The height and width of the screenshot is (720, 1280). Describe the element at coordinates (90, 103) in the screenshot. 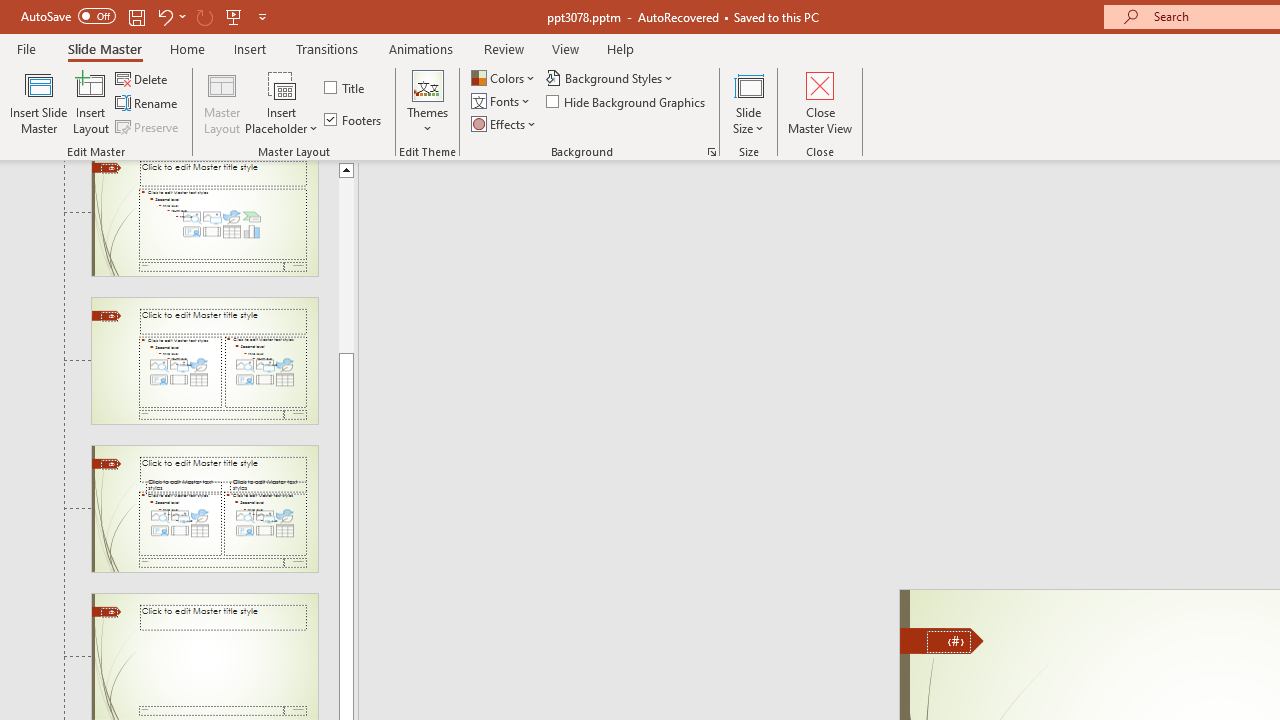

I see `'Insert Layout'` at that location.